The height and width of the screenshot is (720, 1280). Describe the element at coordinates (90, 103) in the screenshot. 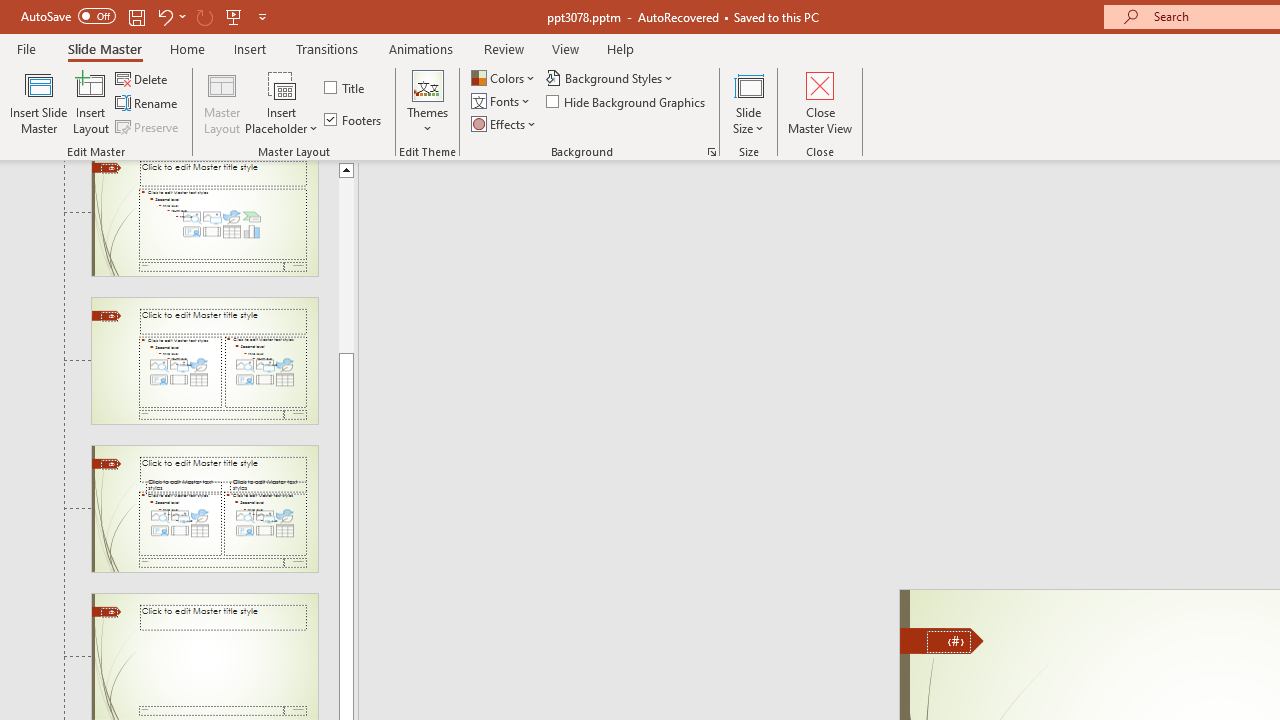

I see `'Insert Layout'` at that location.